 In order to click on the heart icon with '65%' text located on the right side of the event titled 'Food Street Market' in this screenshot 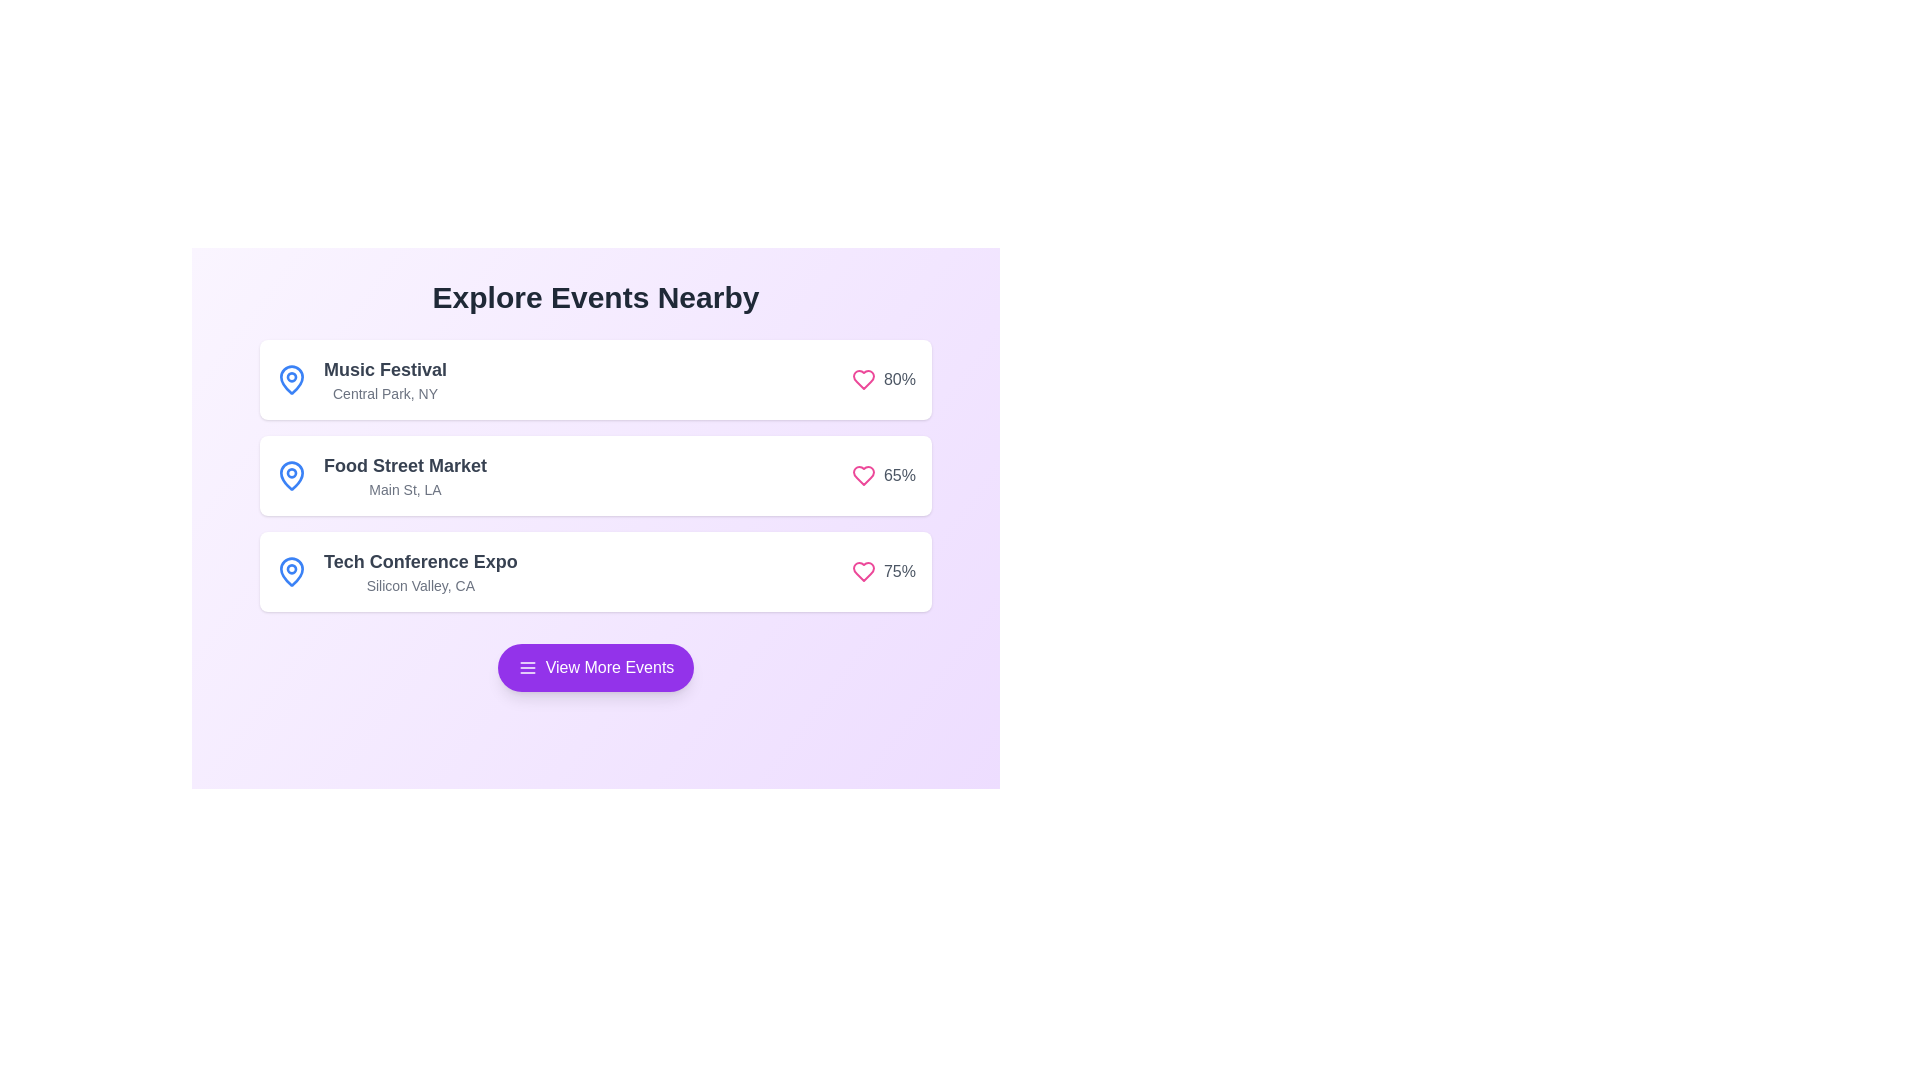, I will do `click(882, 475)`.